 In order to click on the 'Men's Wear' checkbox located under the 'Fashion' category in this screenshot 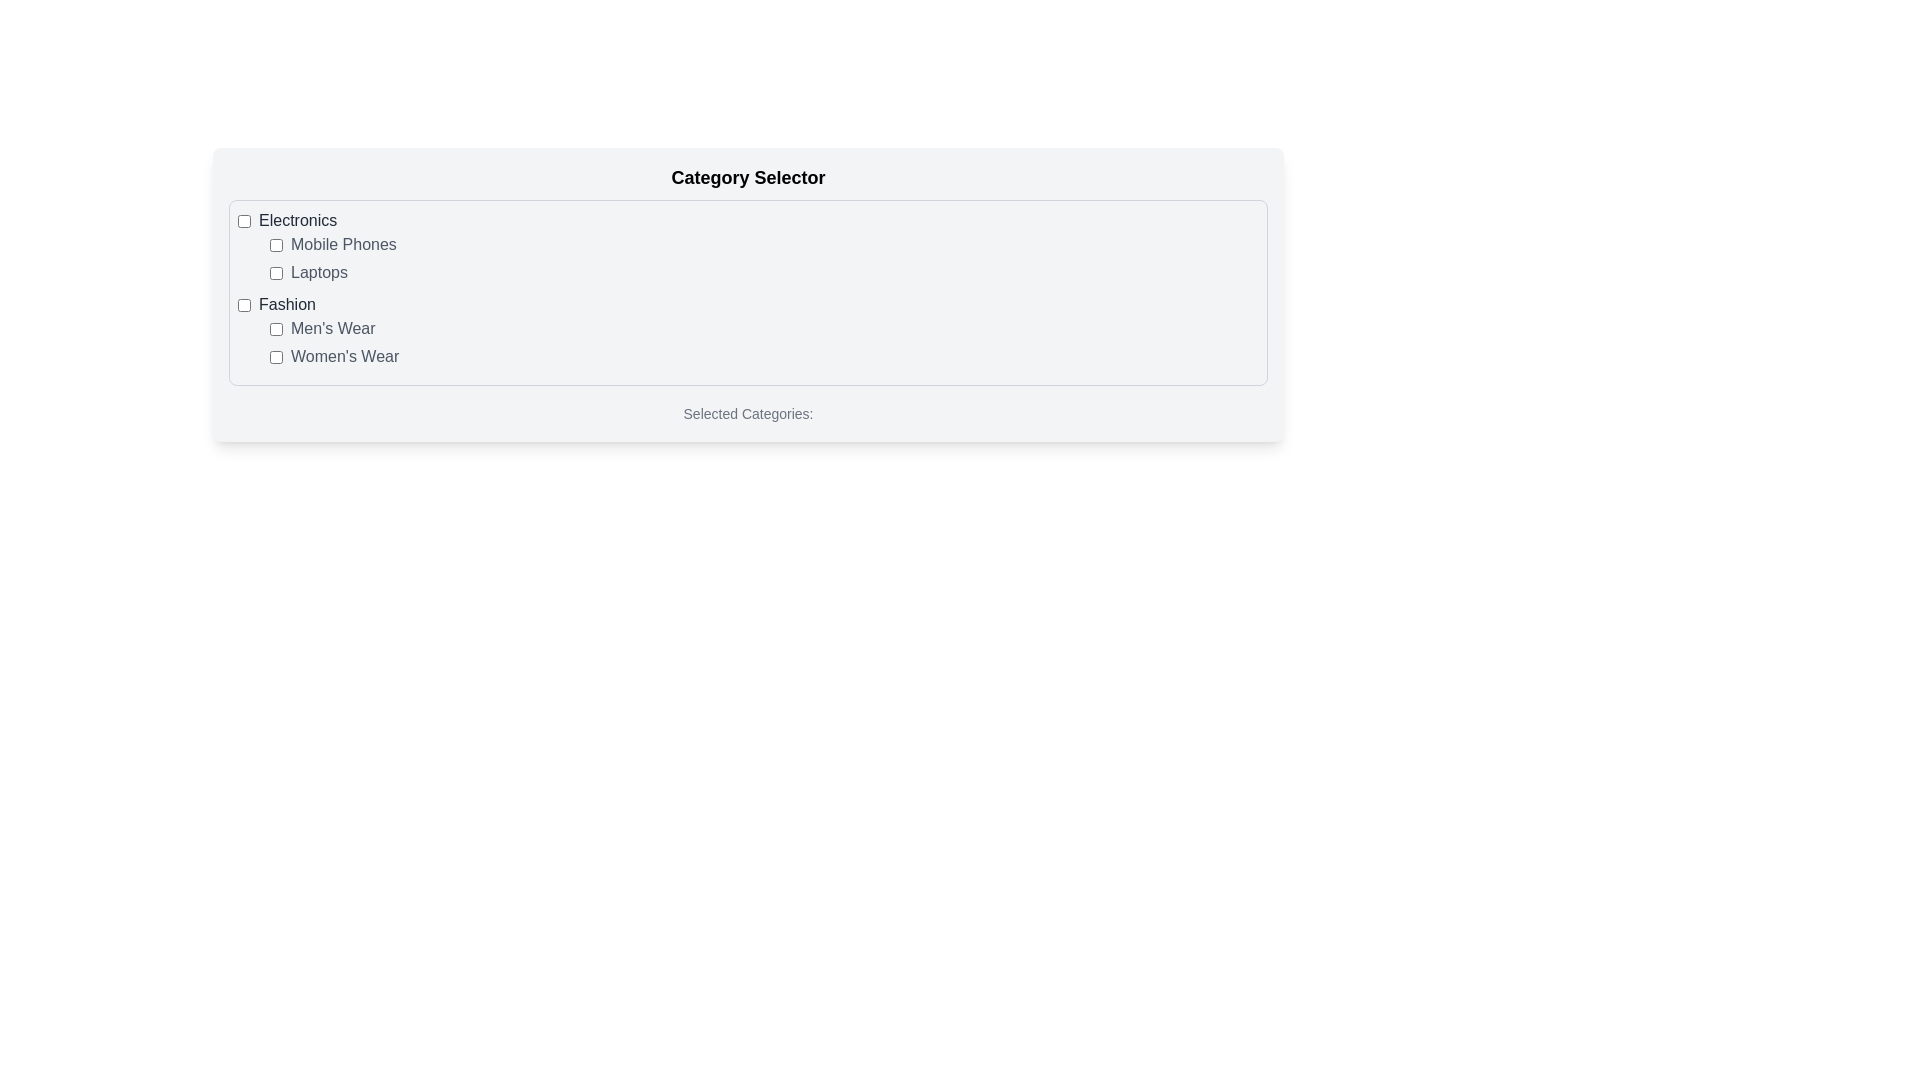, I will do `click(275, 327)`.